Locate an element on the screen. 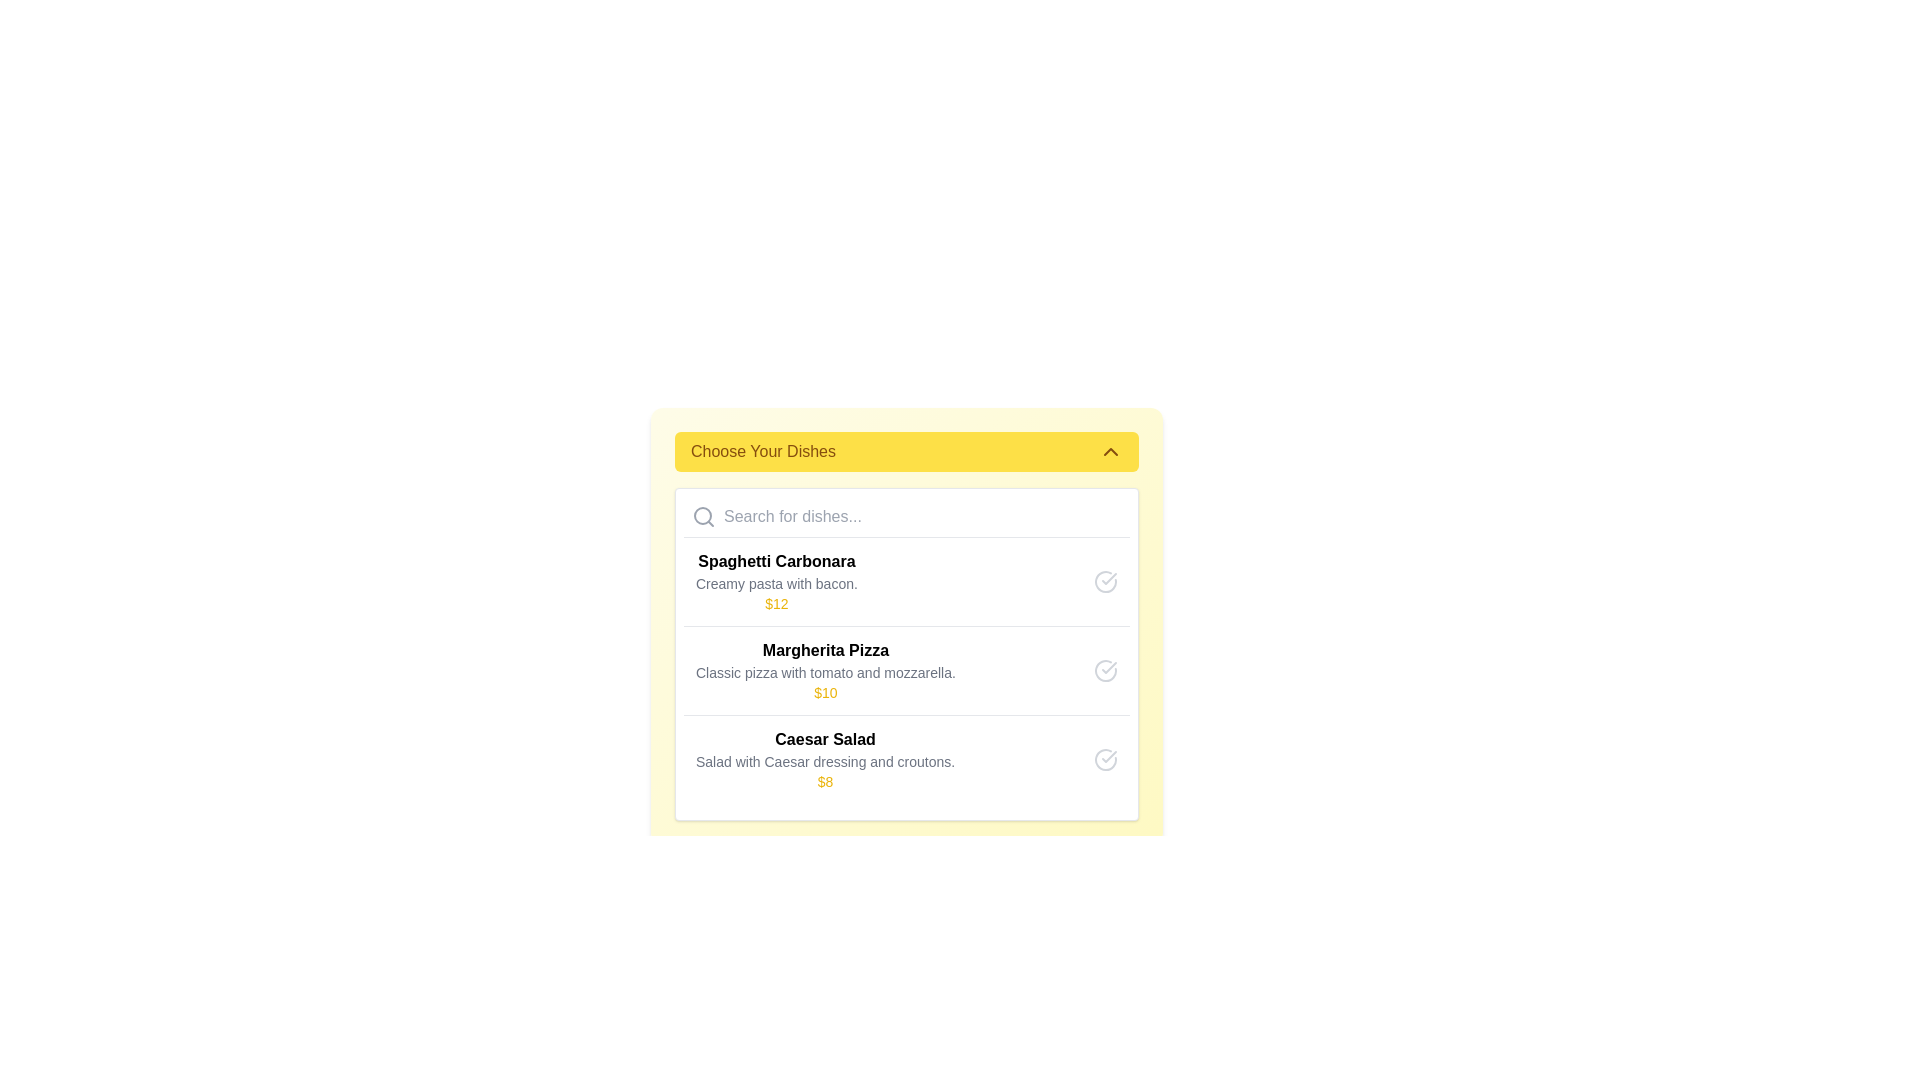  the second list item in the menu interface titled 'Choose Your Dishes' is located at coordinates (825, 671).